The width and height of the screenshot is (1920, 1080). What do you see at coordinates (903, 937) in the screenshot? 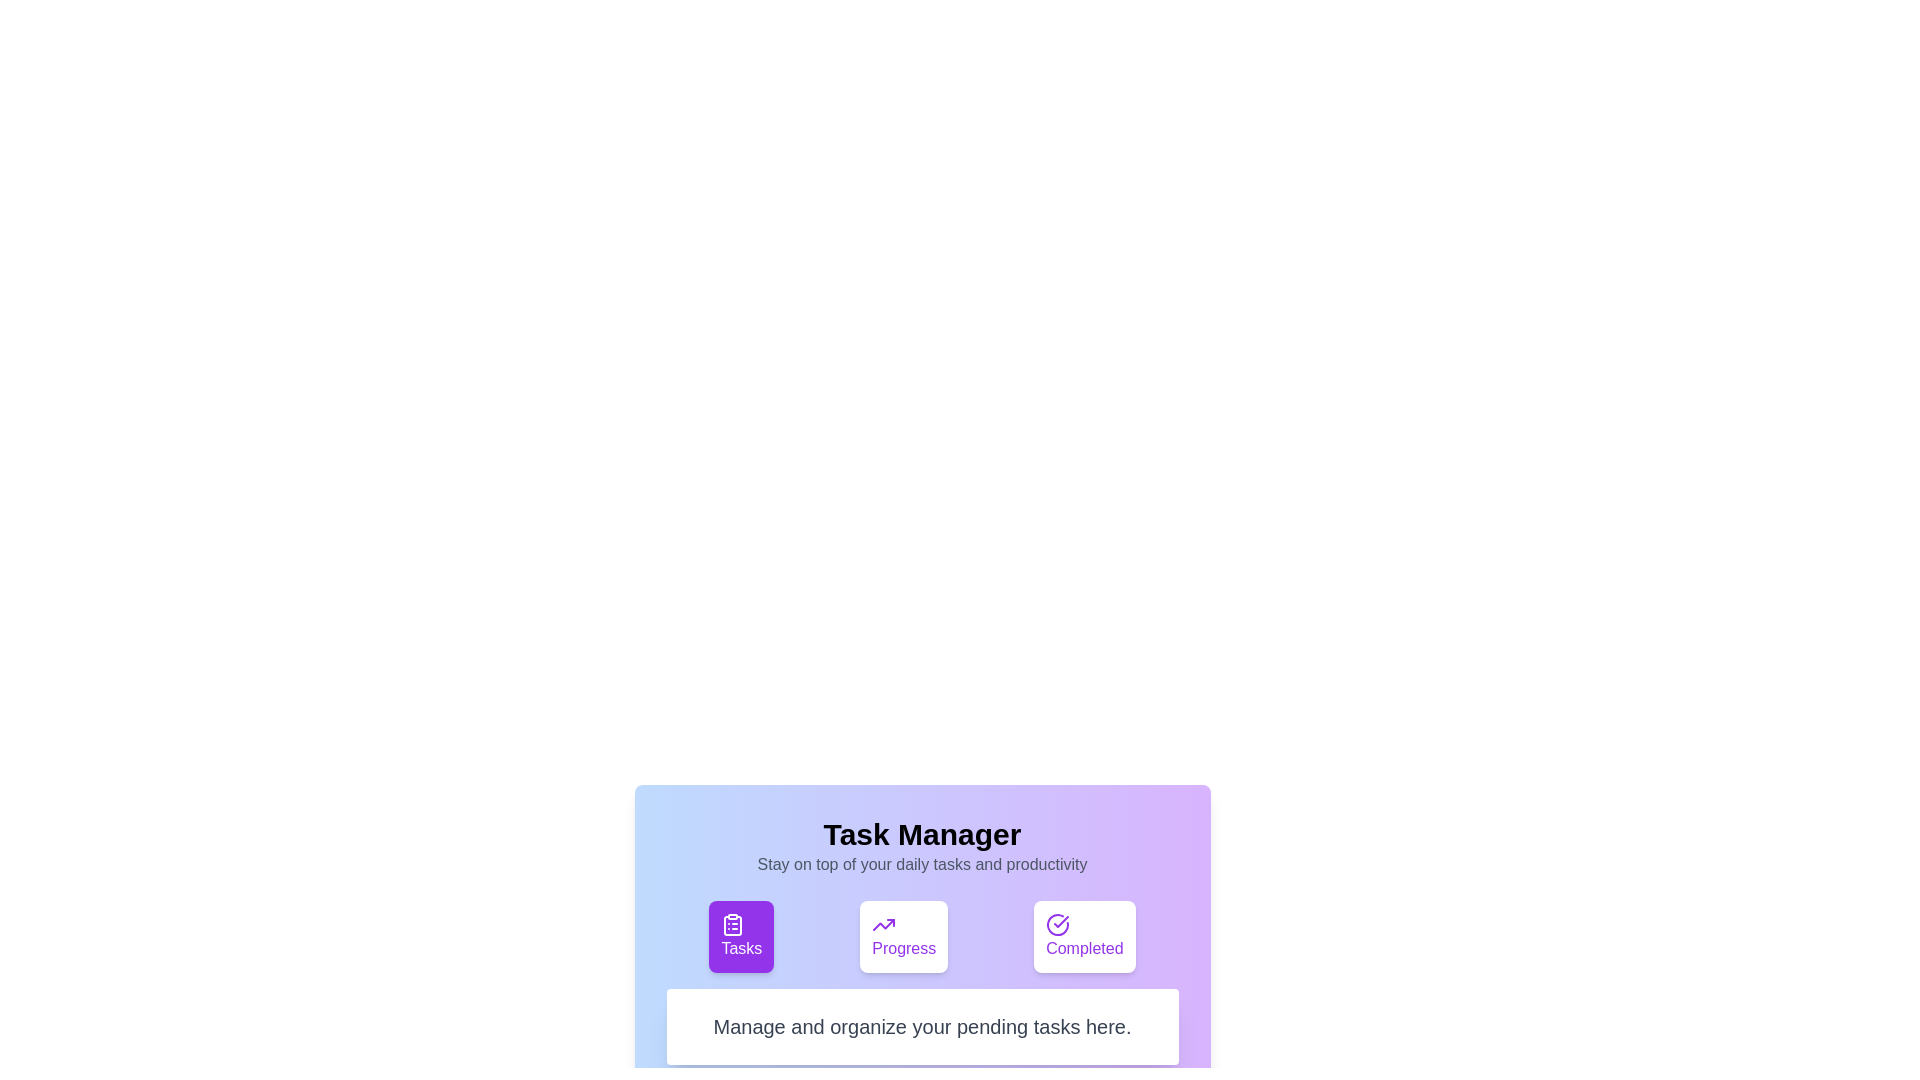
I see `the Progress tab` at bounding box center [903, 937].